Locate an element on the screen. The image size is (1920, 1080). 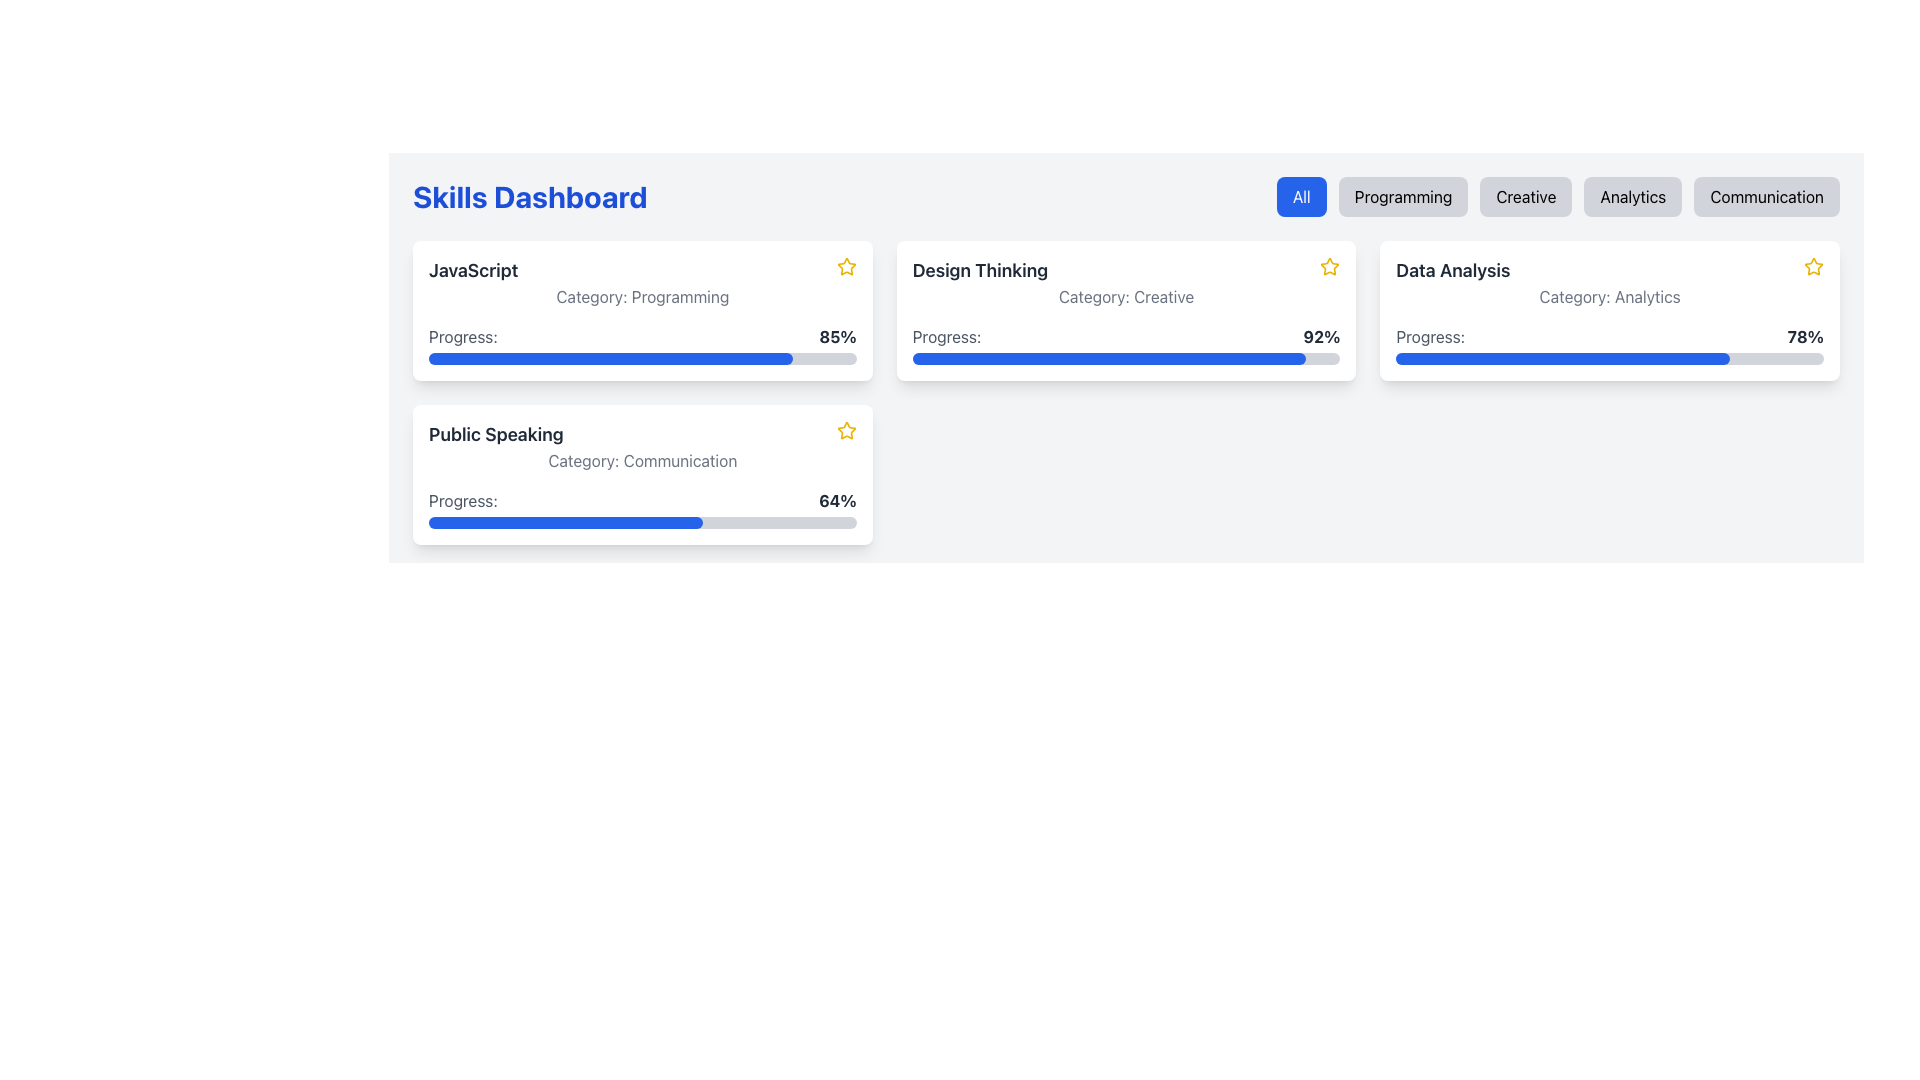
the progress percentage of the Progress Bar located in the JavaScript skill card in the Skills Dashboard, positioned below the 'Category: Programming' text is located at coordinates (642, 343).